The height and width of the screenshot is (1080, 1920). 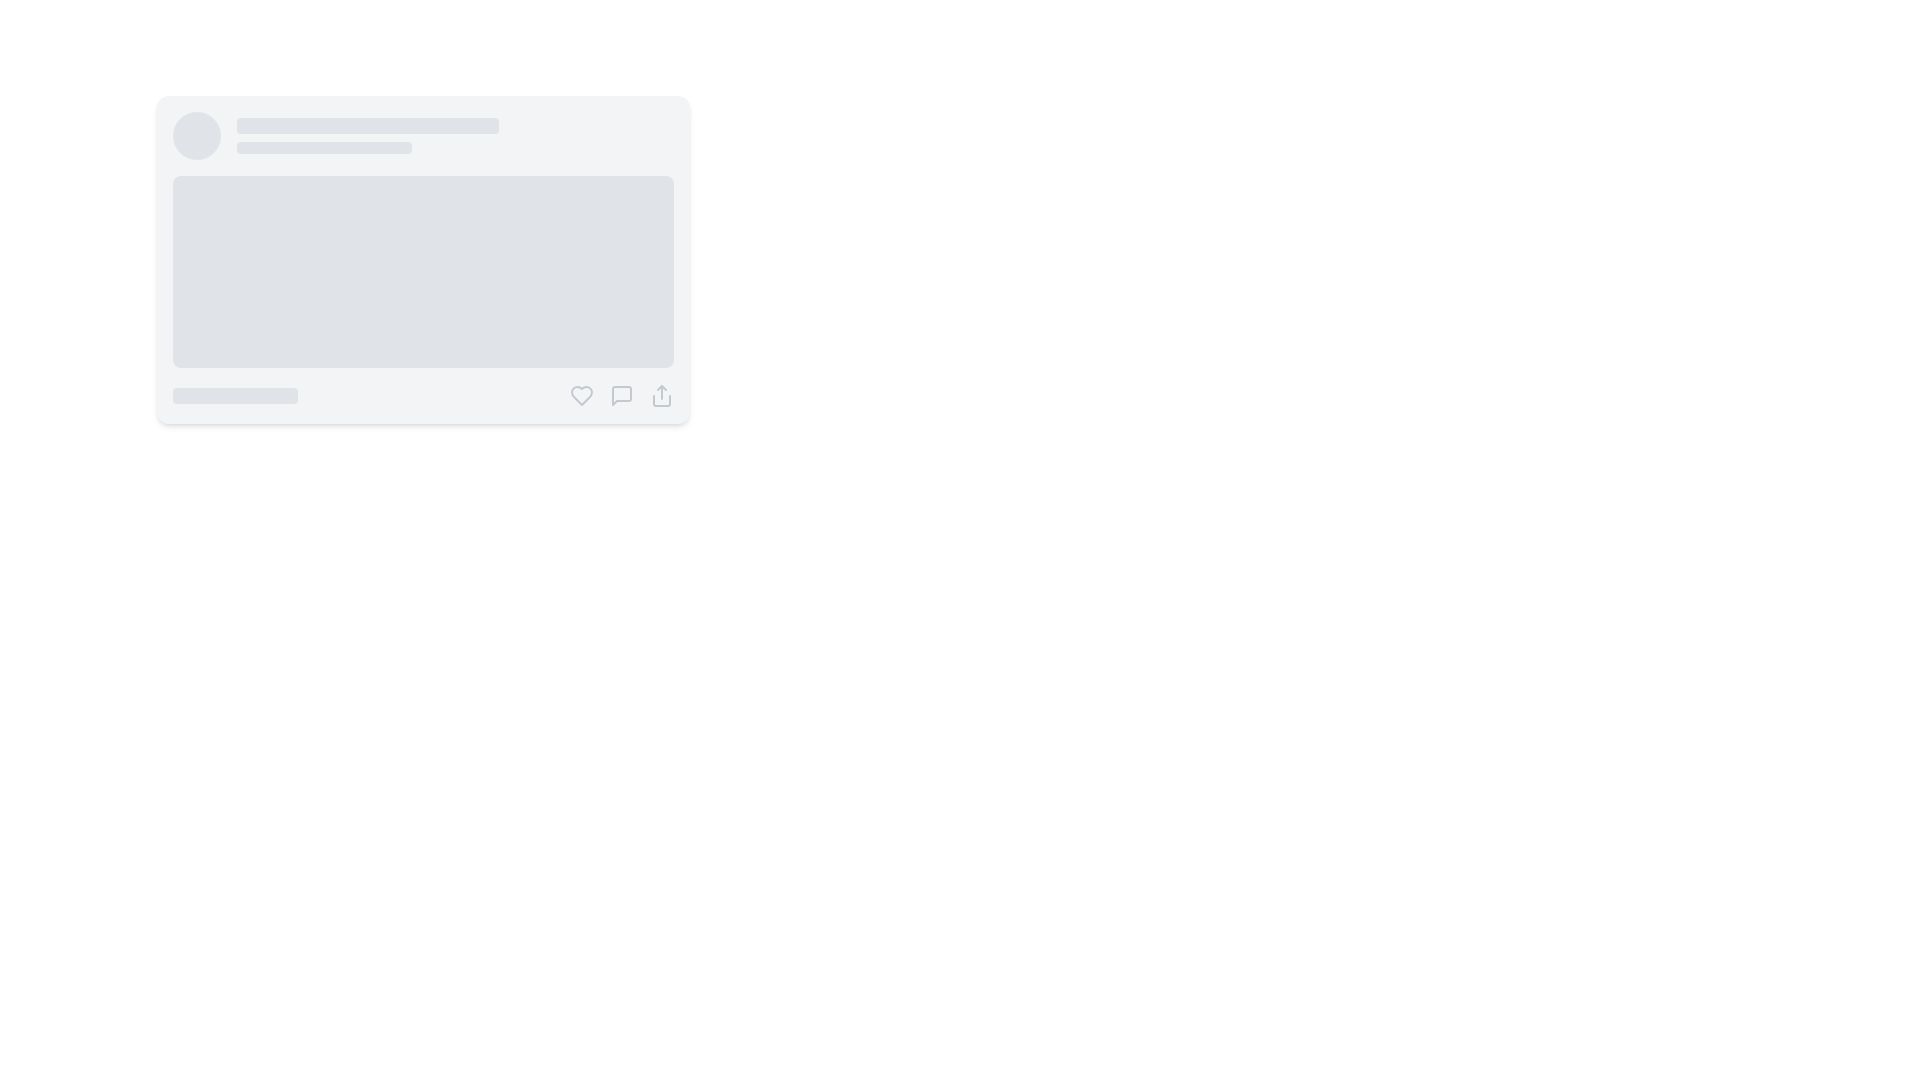 What do you see at coordinates (580, 396) in the screenshot?
I see `the heart icon, which is the leftmost icon in a horizontal row of interactive symbols located at the bottom-right corner of a content card, to signify a 'like' or 'favorite' action` at bounding box center [580, 396].